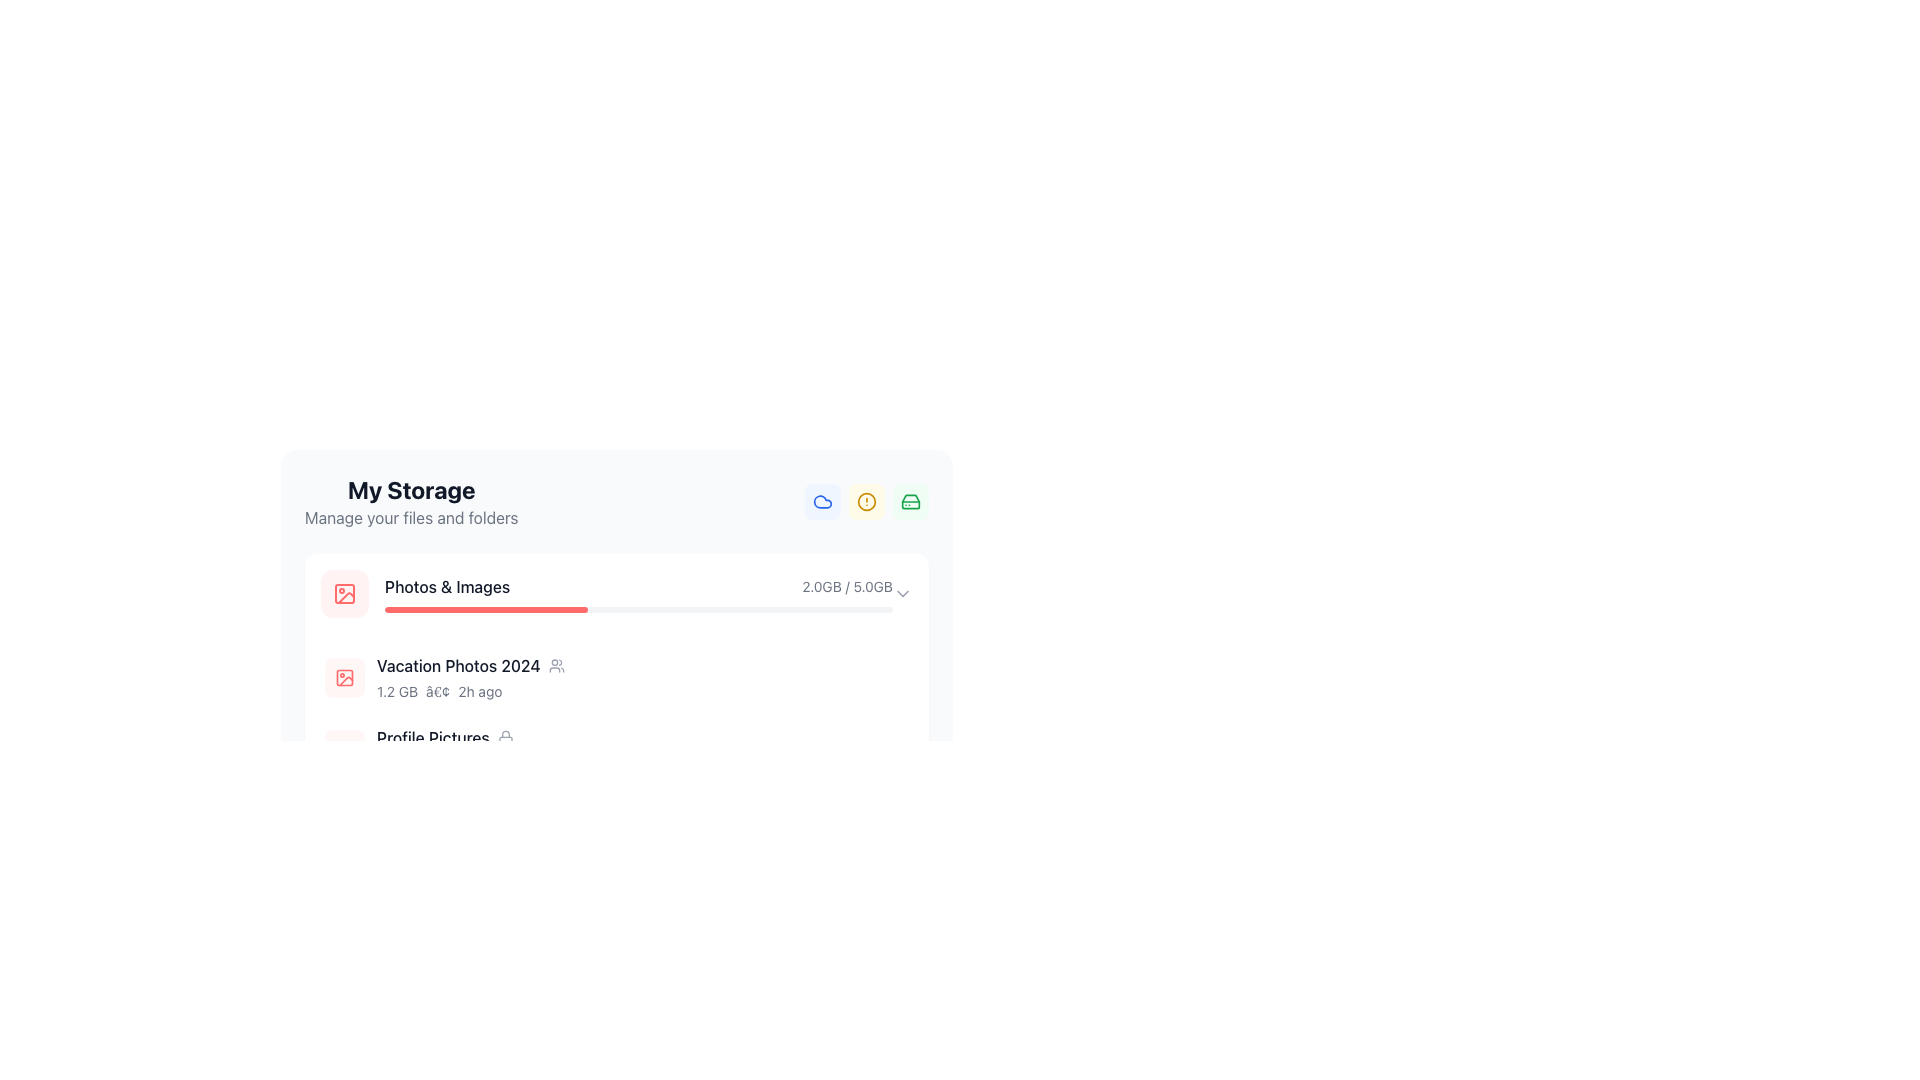 Image resolution: width=1920 pixels, height=1080 pixels. What do you see at coordinates (410, 489) in the screenshot?
I see `text from the bold, large black text label stating 'My Storage', which is positioned above the subtitle 'Manage your files and folders'` at bounding box center [410, 489].